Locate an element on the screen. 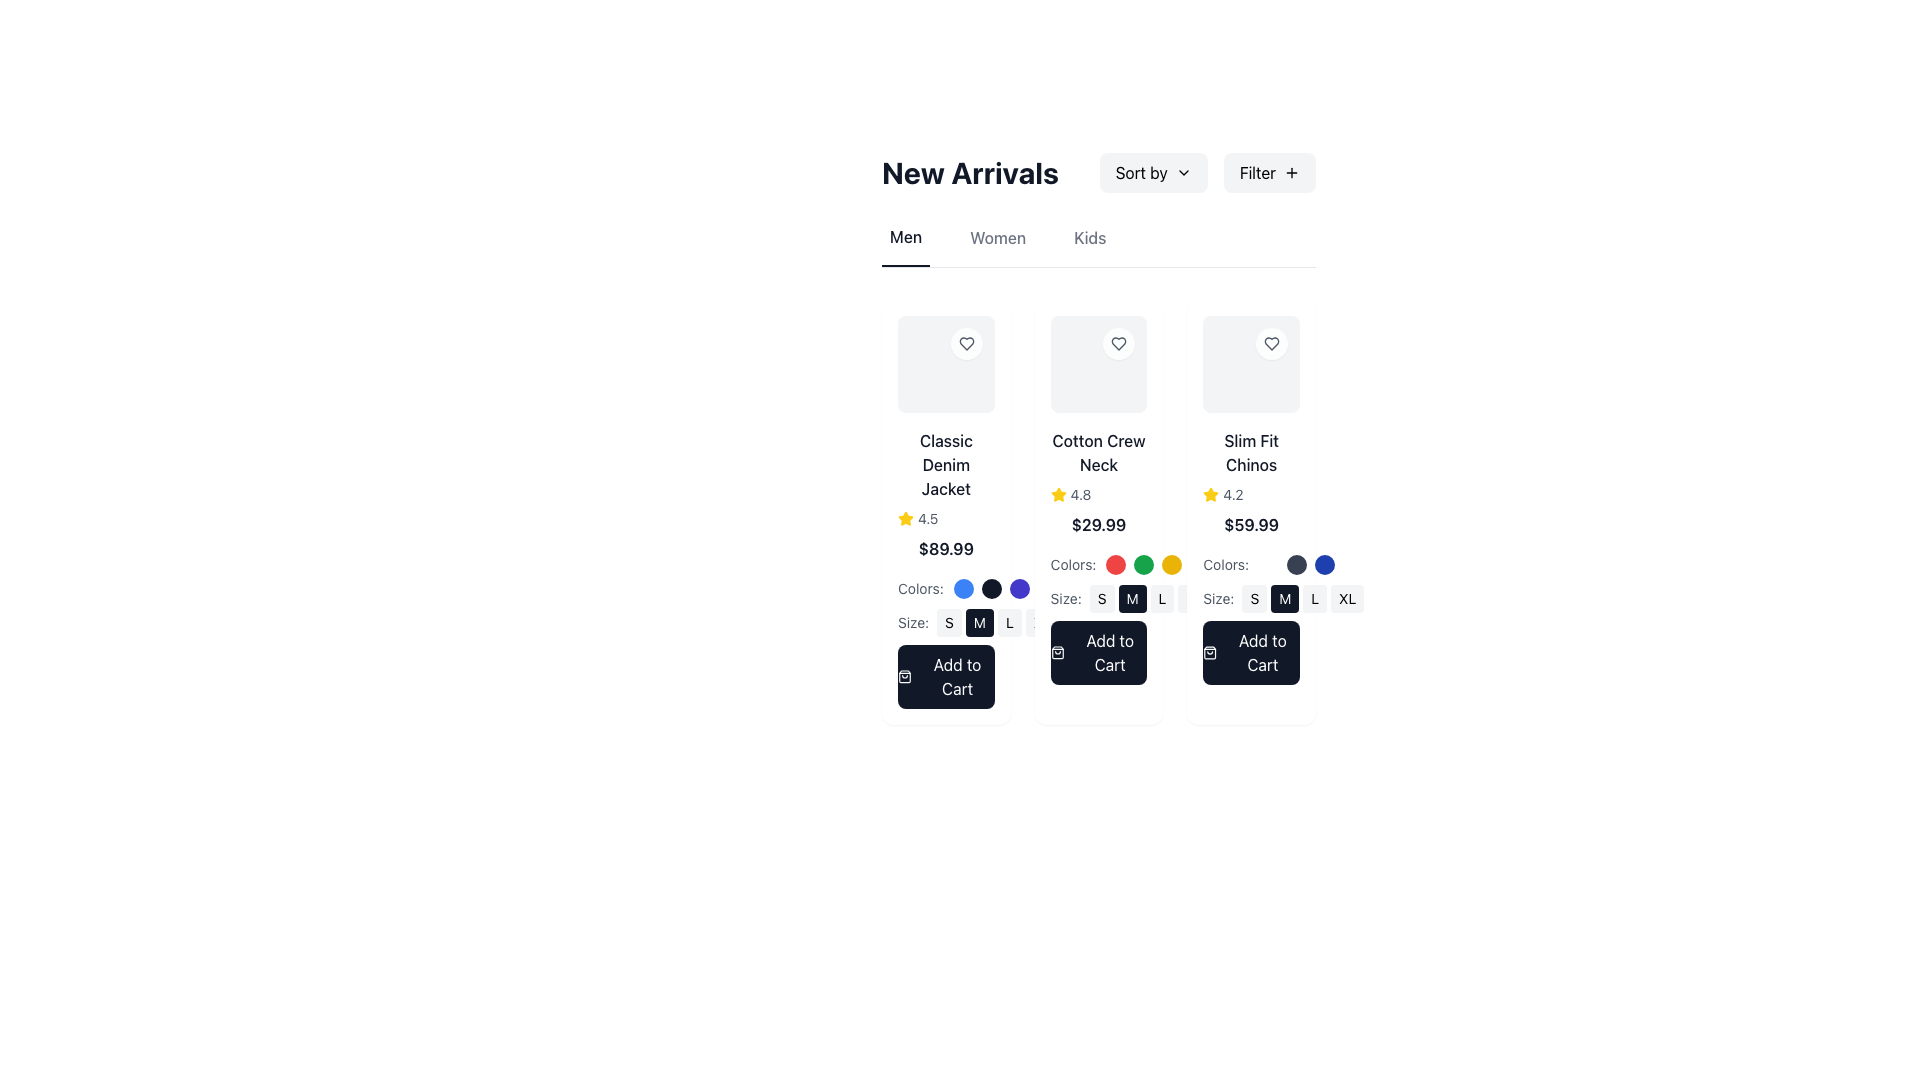 This screenshot has height=1080, width=1920. the 'Quick View' button, which is a rounded button with a white background that transitions to light gray on hover, located in the center column of the product grid for 'Cotton Crew Neck' is located at coordinates (1098, 364).